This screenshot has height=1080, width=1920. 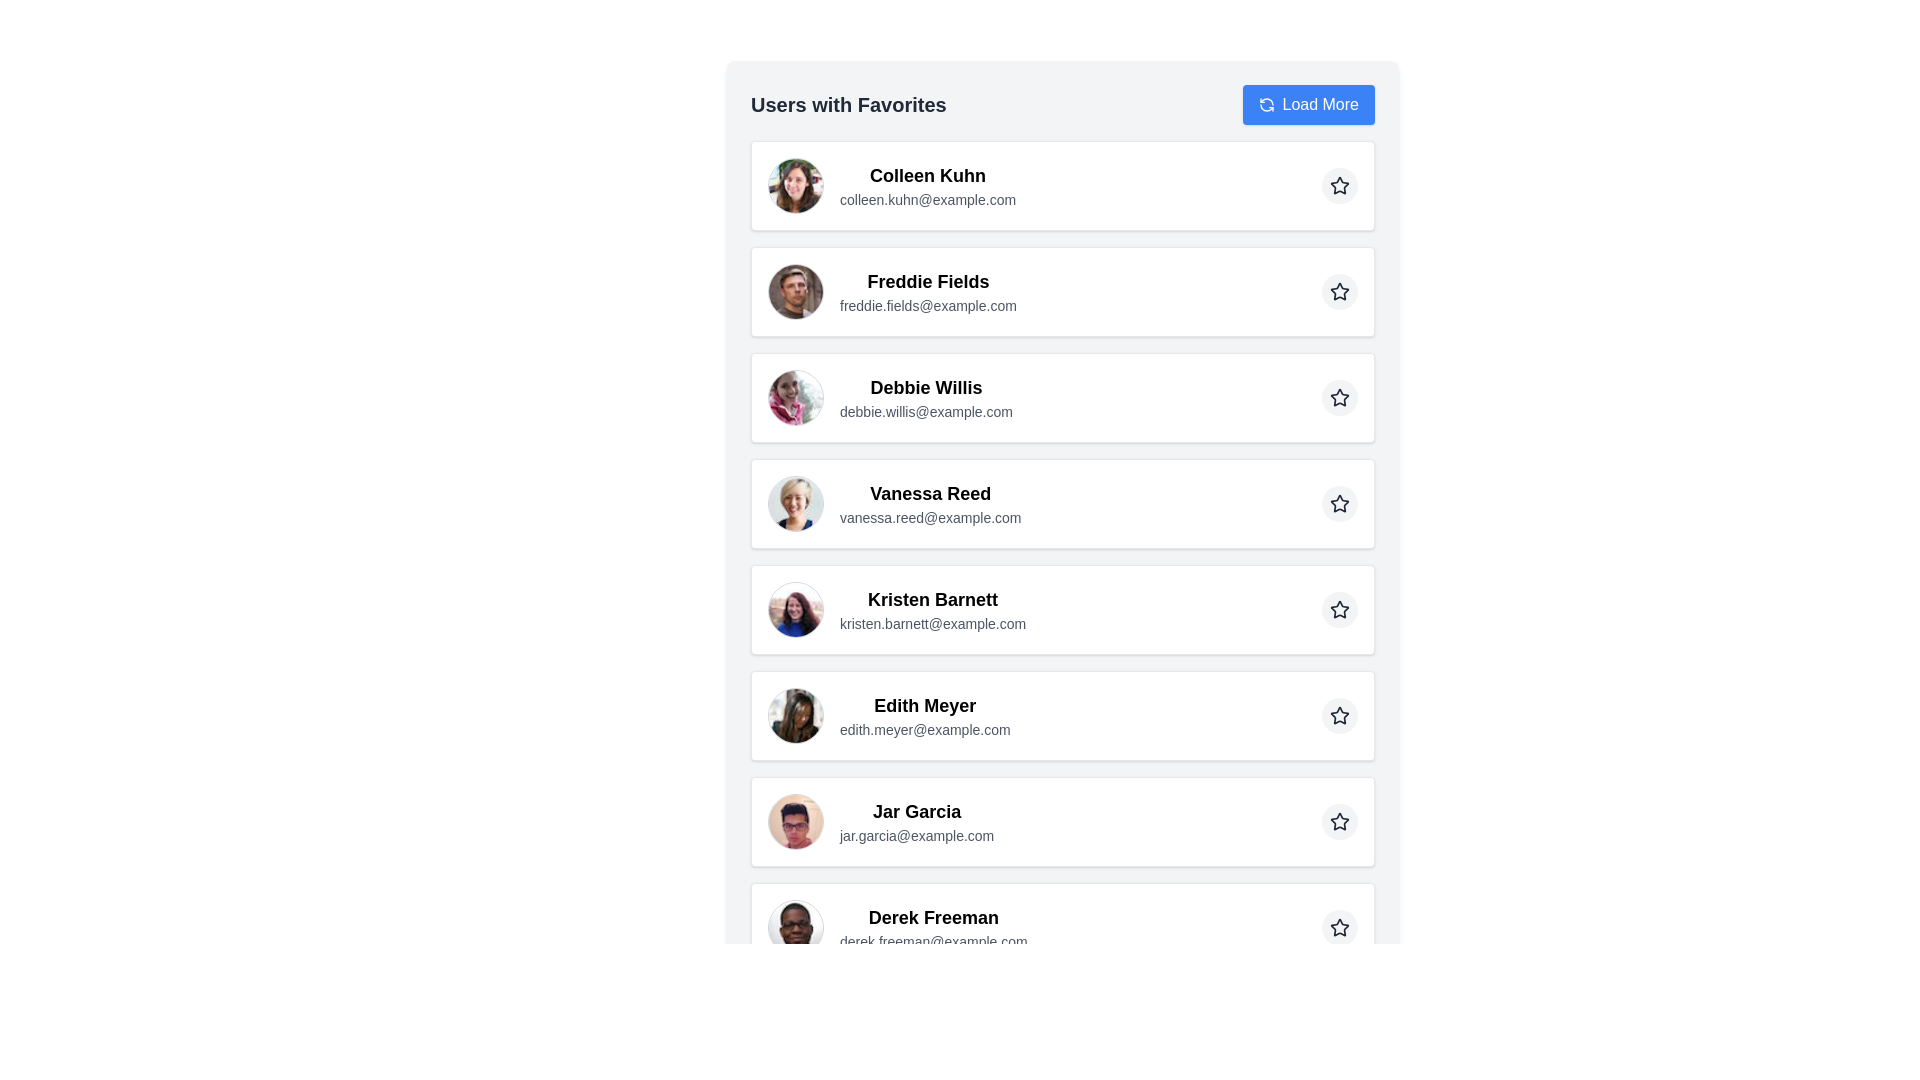 I want to click on the text label displaying the email address 'jar.garcia@example.com', which is styled in gray and located below the name 'Jar Garcia' within the user card layout, so click(x=916, y=836).